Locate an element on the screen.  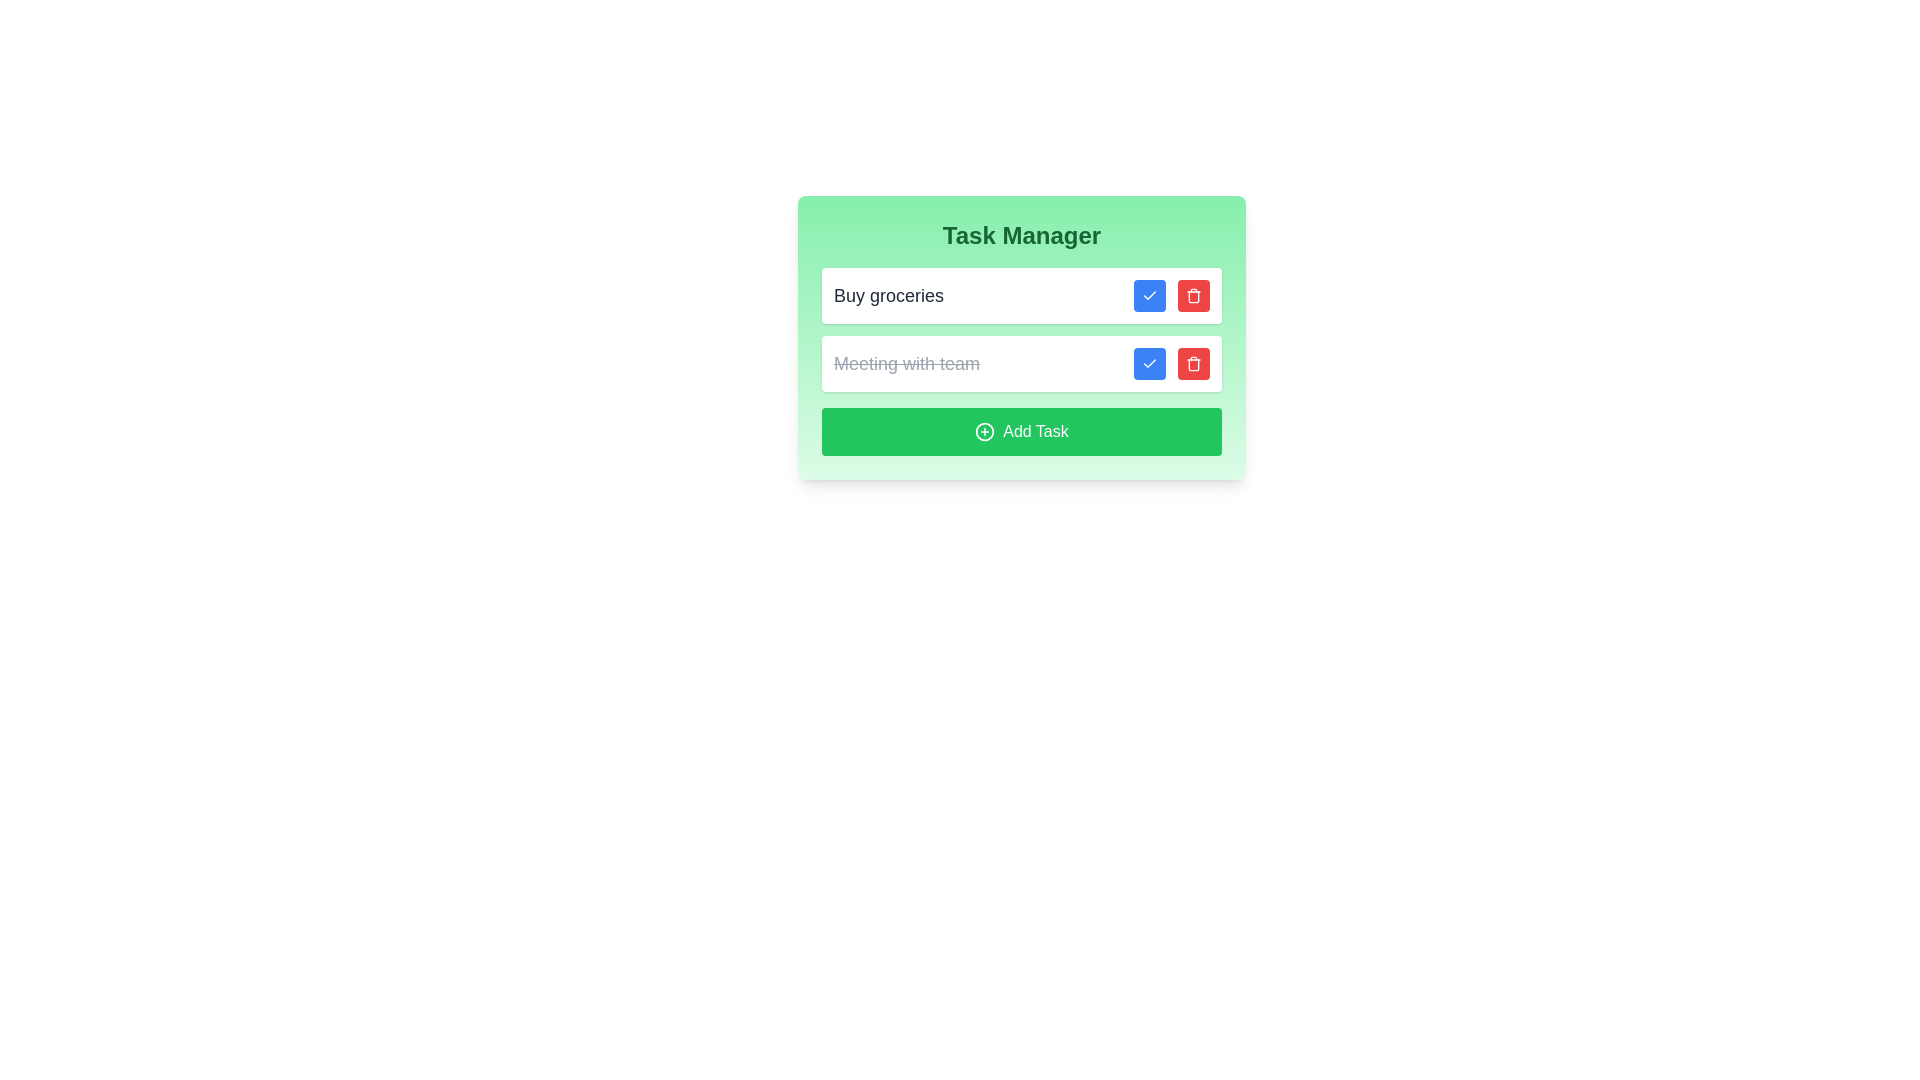
the second task item block within the task manager component, which is a rectangular card with a green gradient background and rounded corners is located at coordinates (1022, 337).